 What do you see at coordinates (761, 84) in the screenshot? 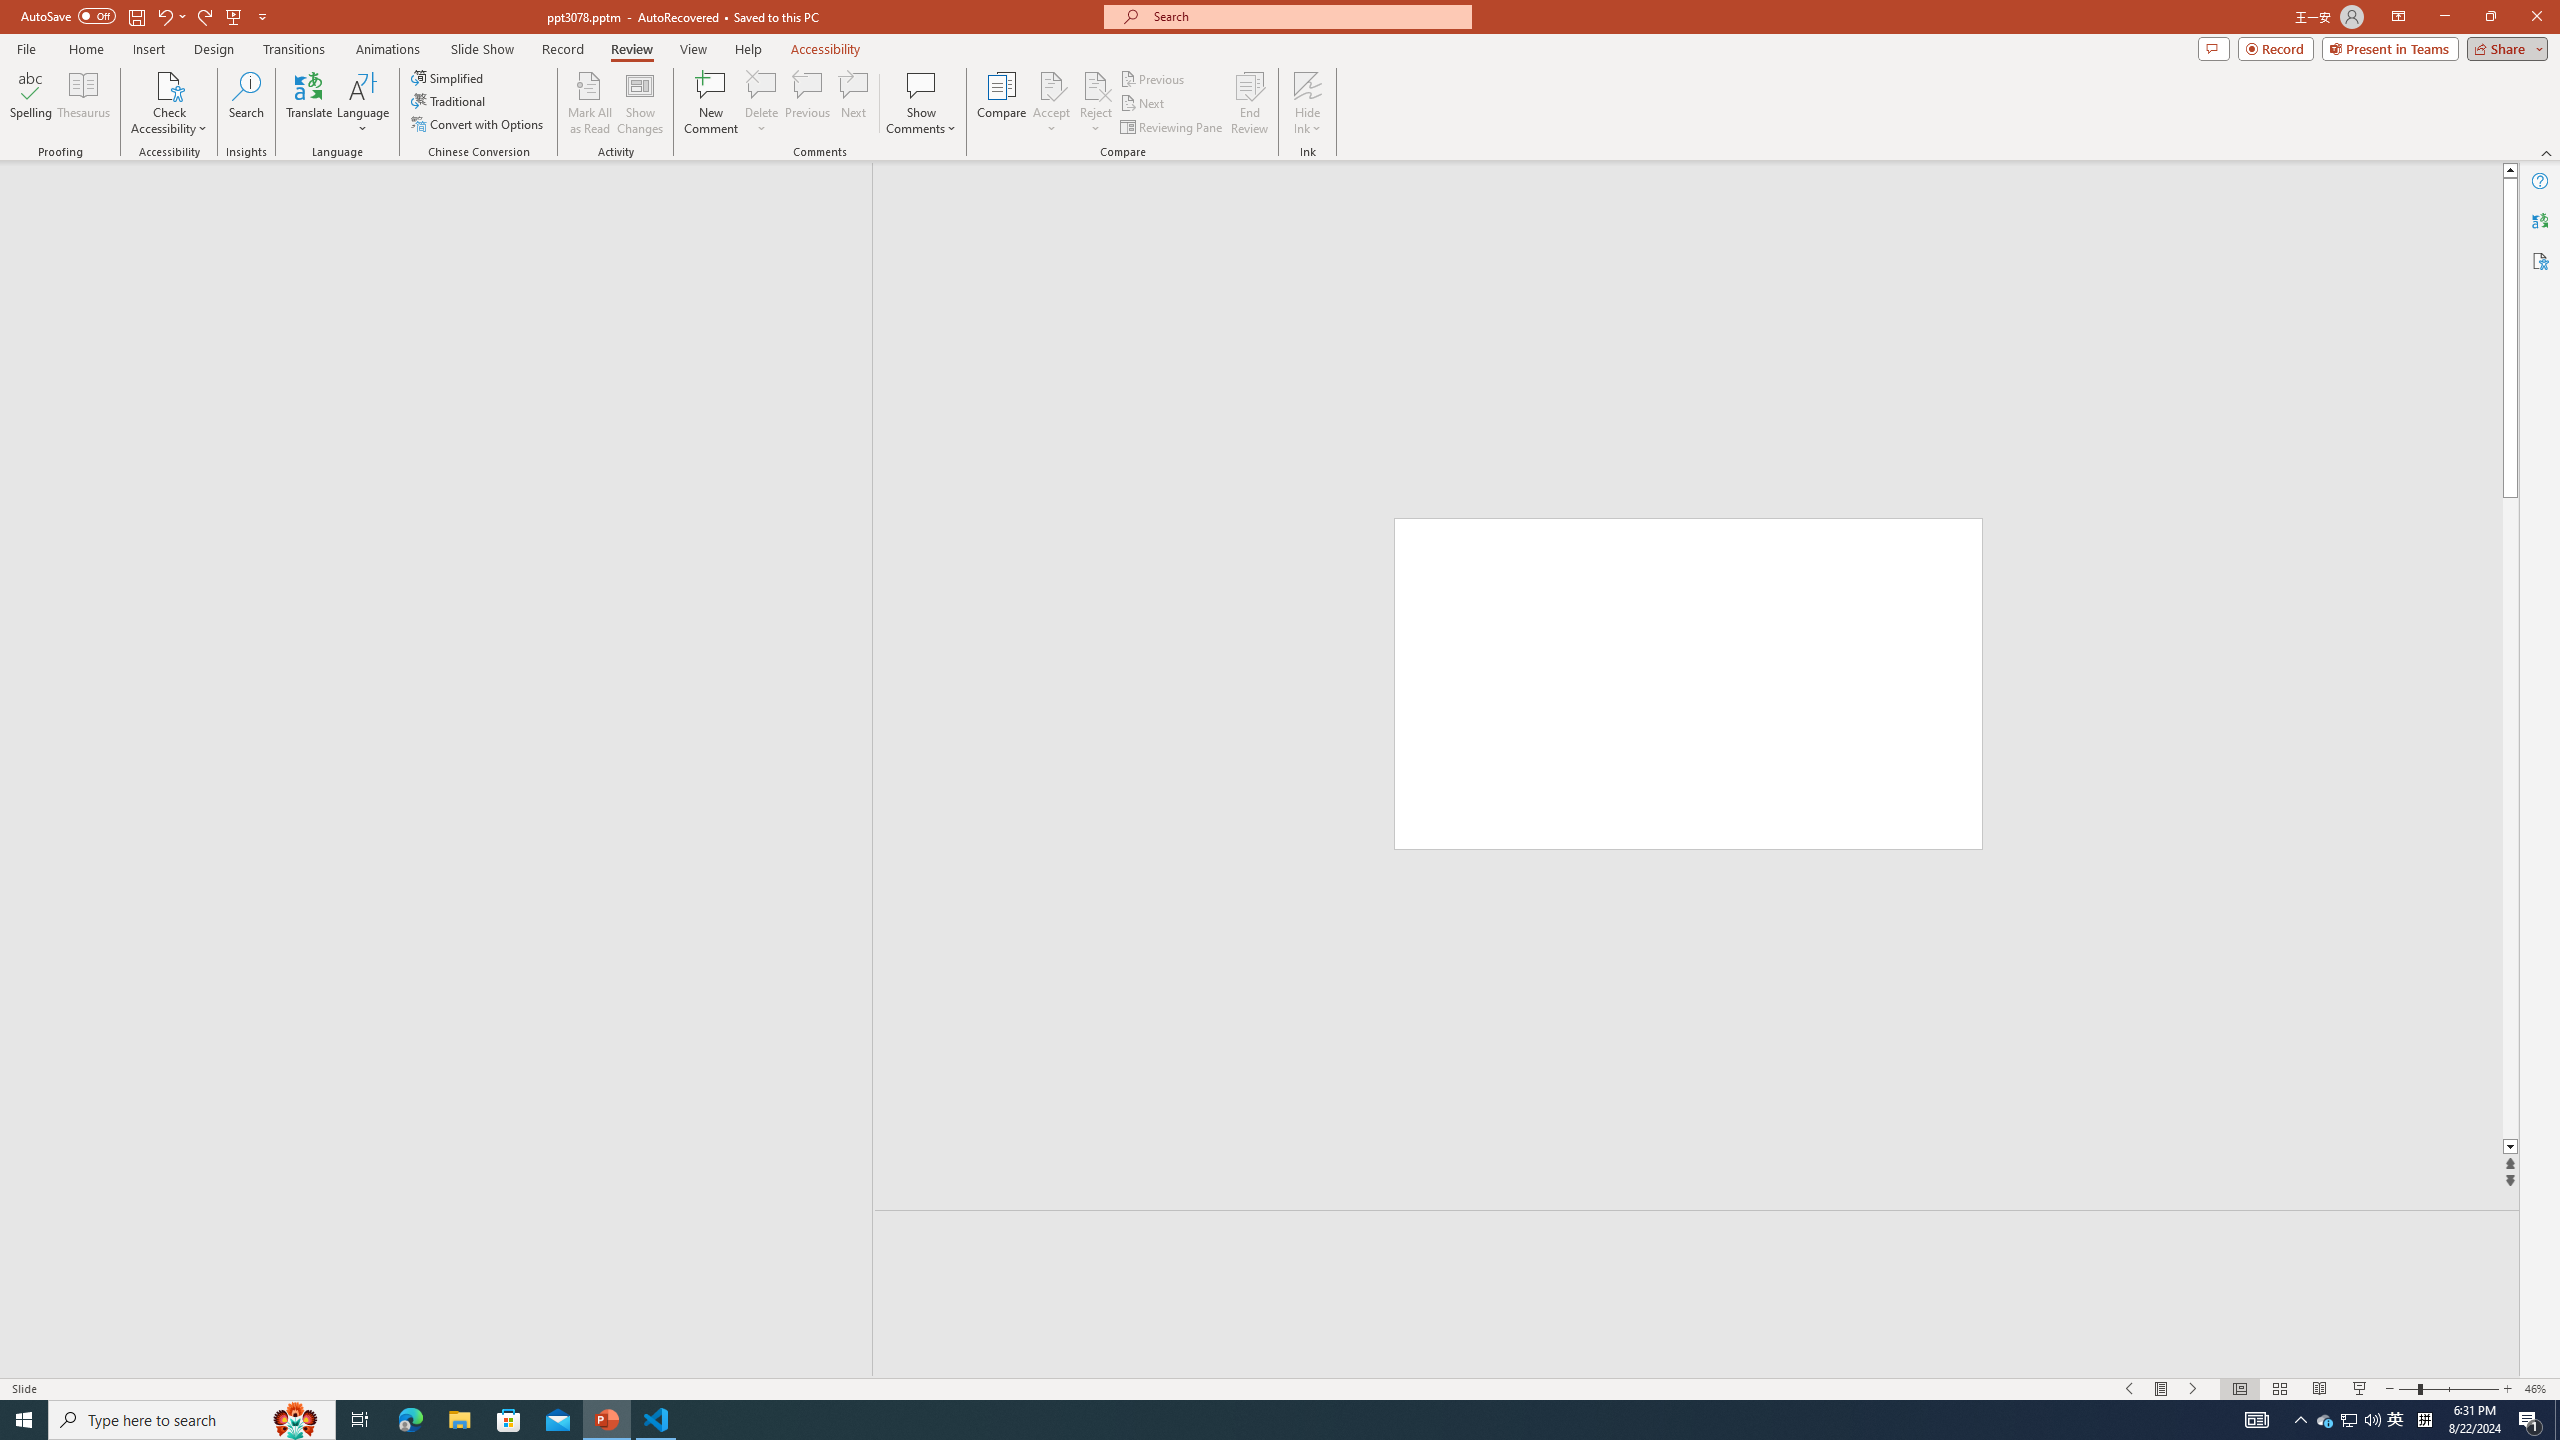
I see `'Delete'` at bounding box center [761, 84].